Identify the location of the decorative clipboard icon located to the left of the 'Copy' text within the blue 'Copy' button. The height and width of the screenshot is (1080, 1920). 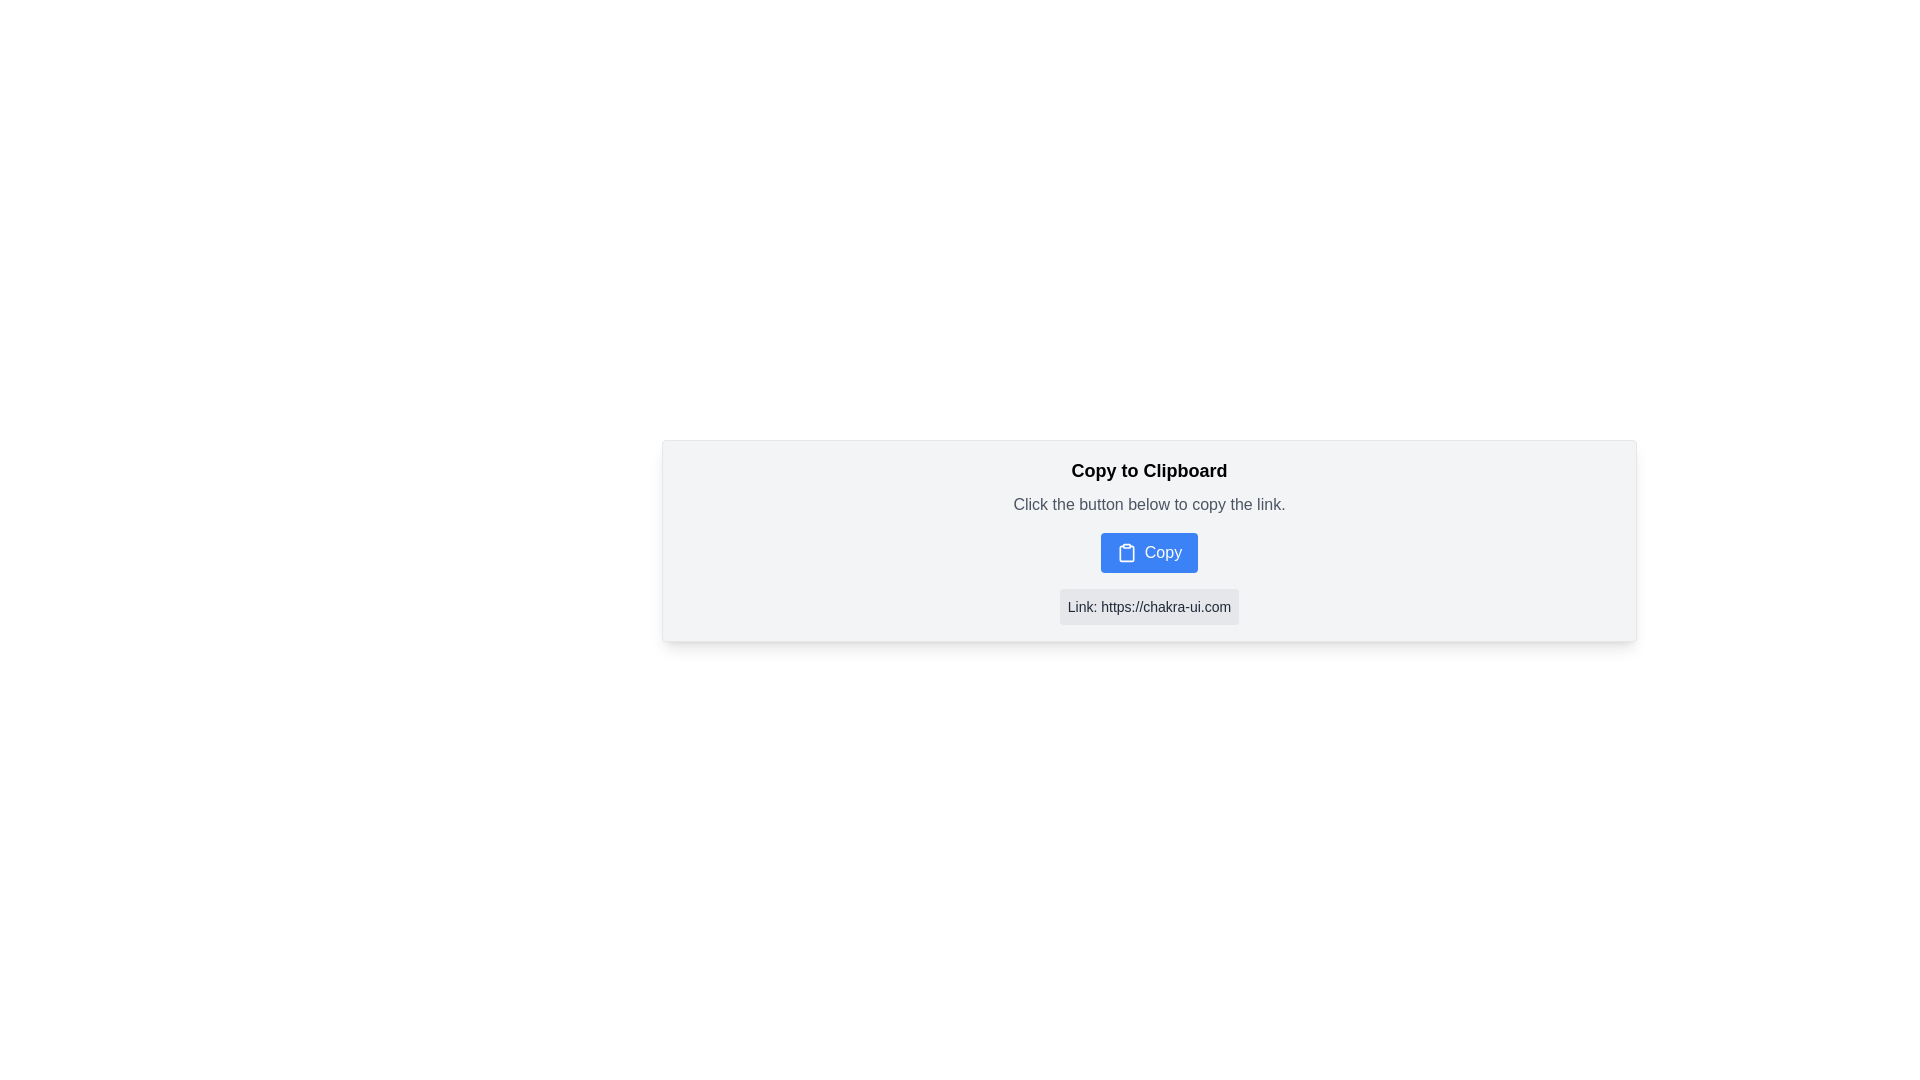
(1126, 552).